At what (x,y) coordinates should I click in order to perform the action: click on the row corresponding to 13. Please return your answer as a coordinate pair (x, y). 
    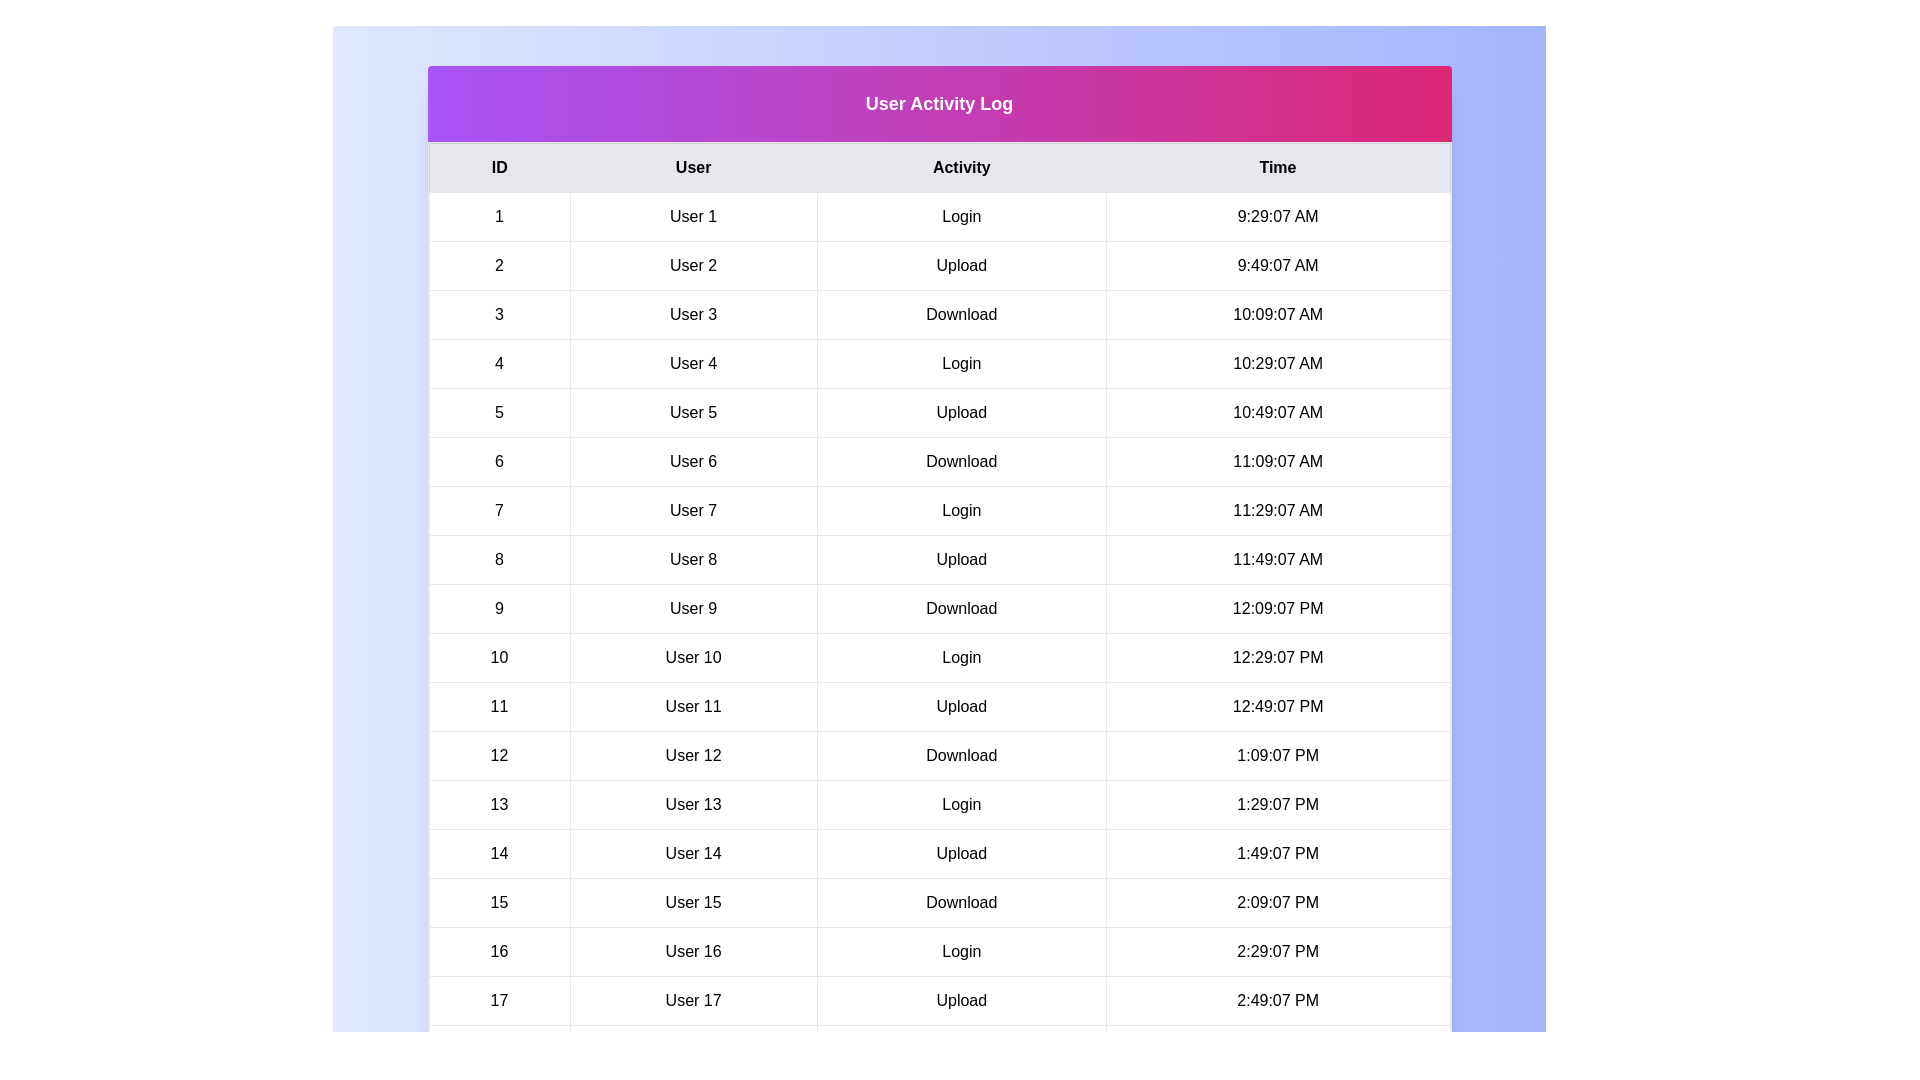
    Looking at the image, I should click on (938, 804).